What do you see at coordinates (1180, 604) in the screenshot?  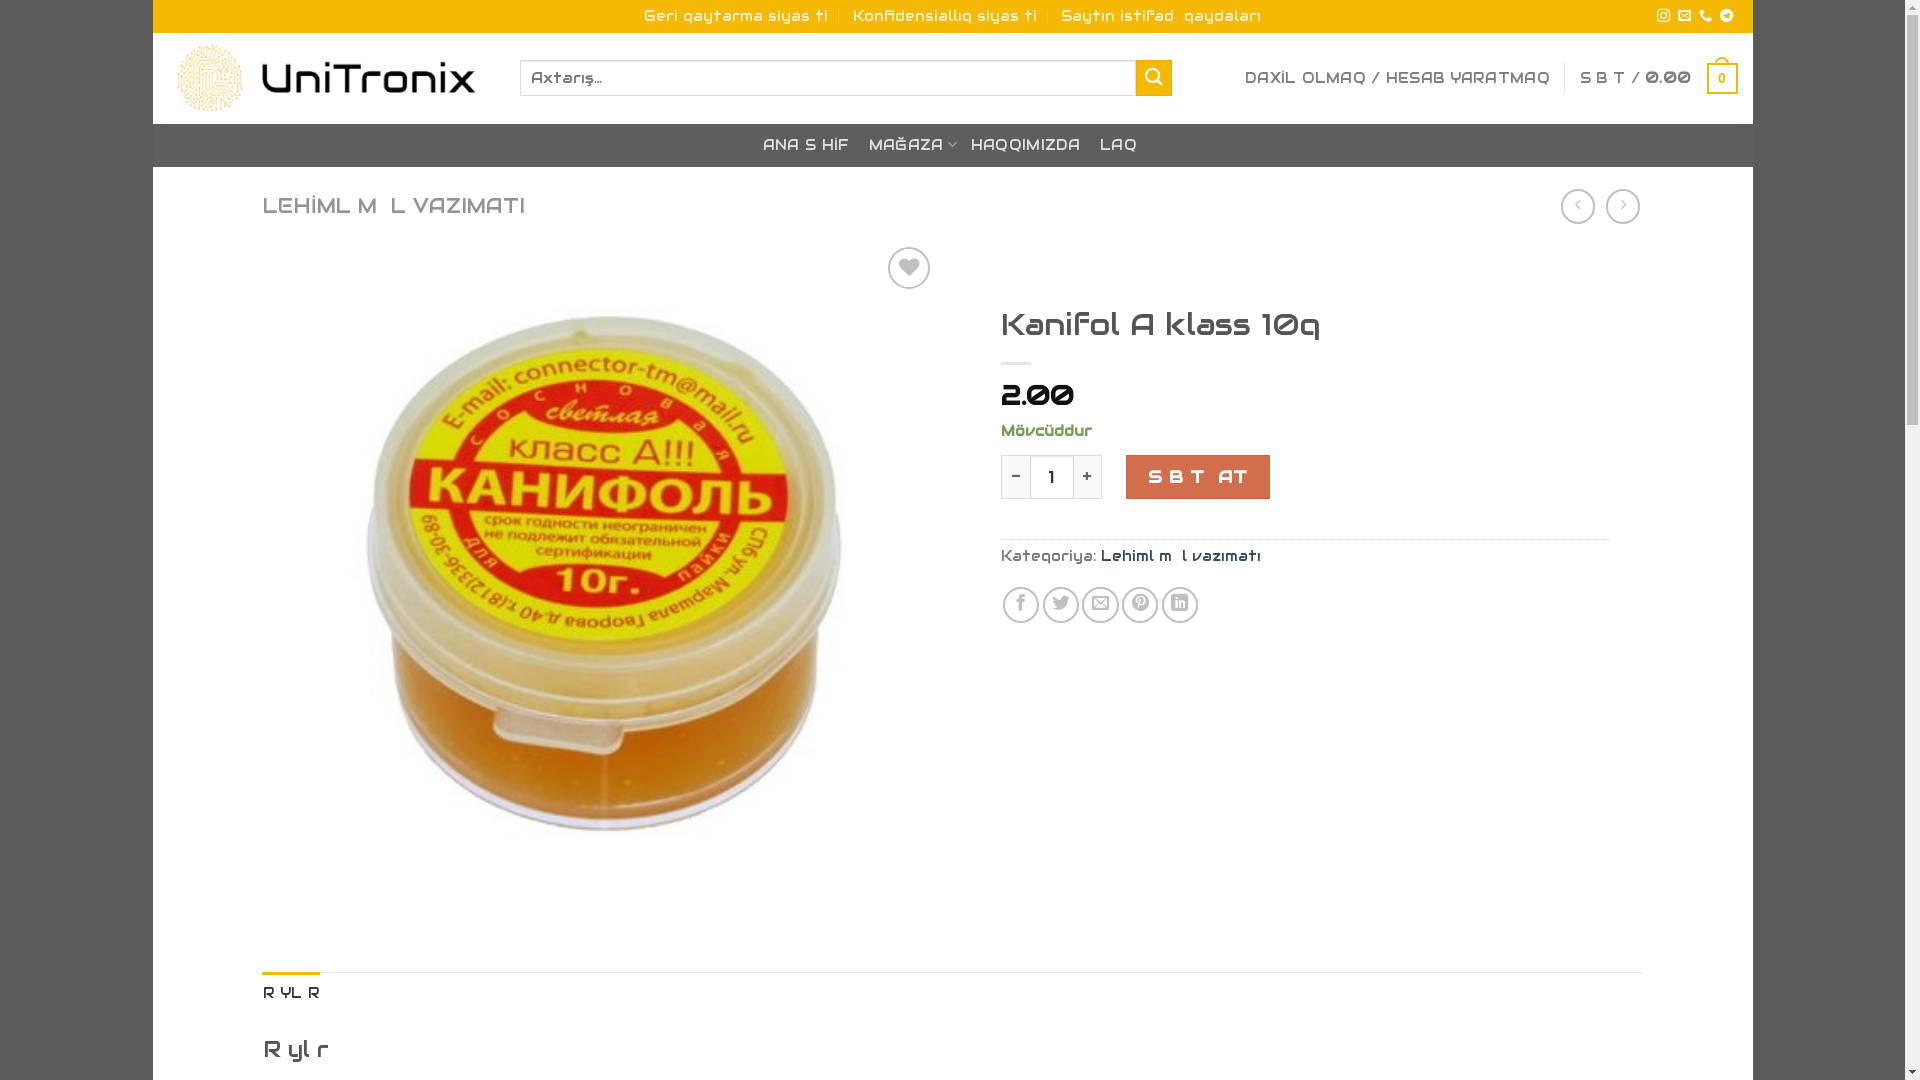 I see `'Share on LinkedIn'` at bounding box center [1180, 604].